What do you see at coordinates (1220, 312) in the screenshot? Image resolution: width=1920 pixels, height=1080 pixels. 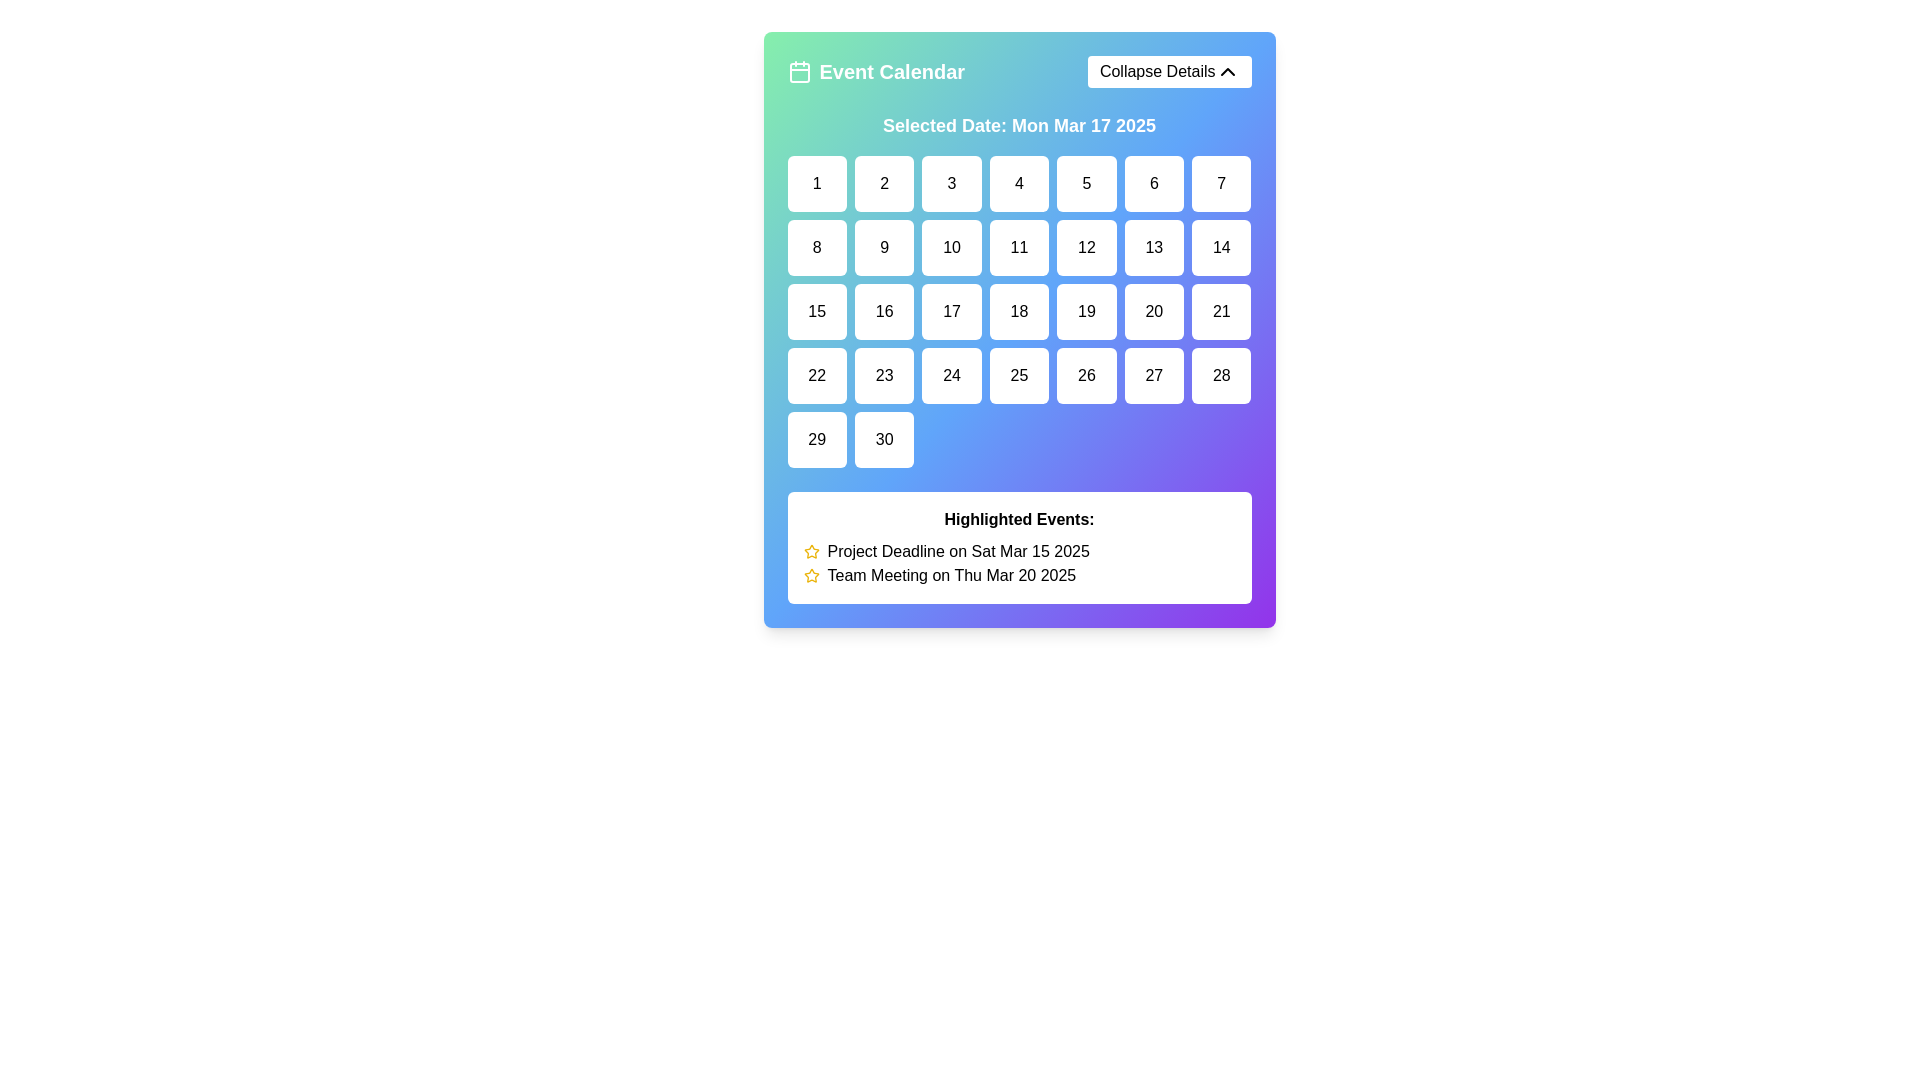 I see `the calendar day button representing the 21st of the month located in the last column of the third row of the calendar UI` at bounding box center [1220, 312].